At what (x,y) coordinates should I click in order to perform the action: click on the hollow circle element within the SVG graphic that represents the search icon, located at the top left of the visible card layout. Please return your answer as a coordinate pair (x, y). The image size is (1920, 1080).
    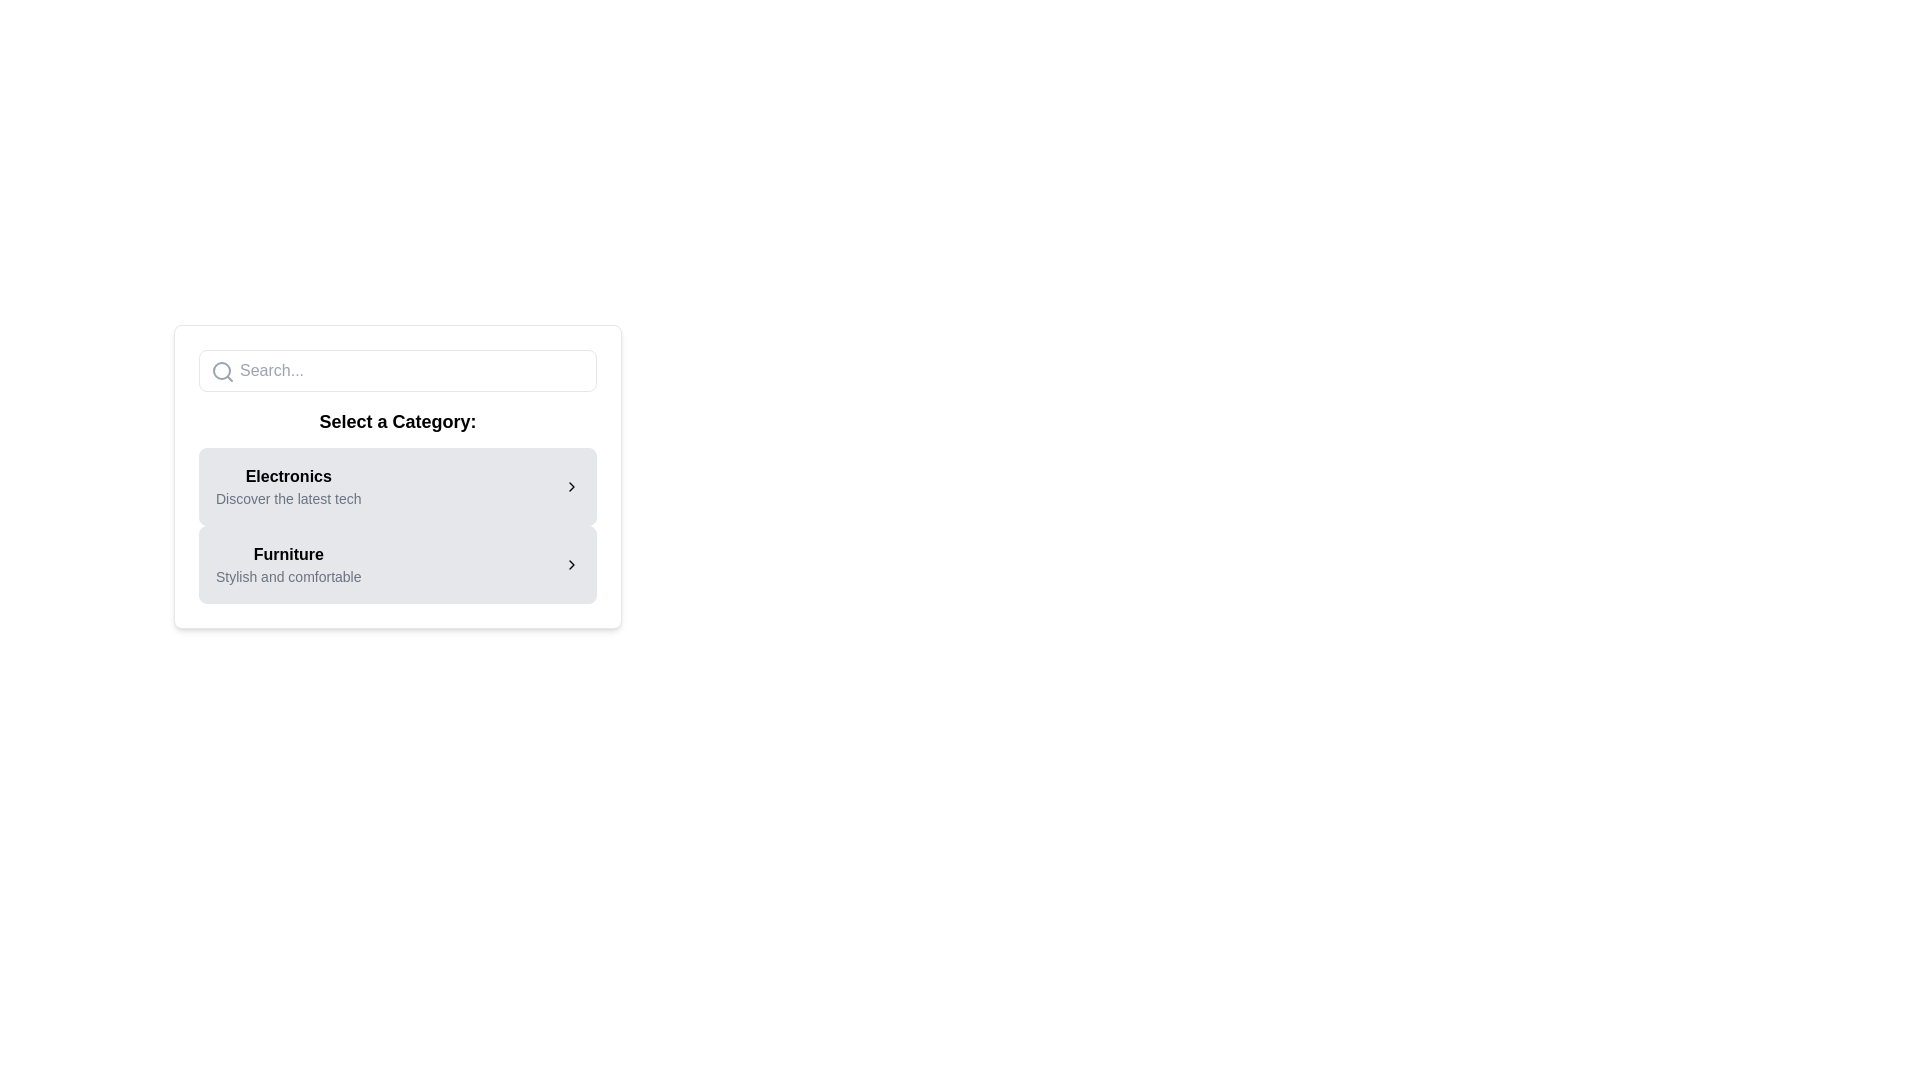
    Looking at the image, I should click on (221, 370).